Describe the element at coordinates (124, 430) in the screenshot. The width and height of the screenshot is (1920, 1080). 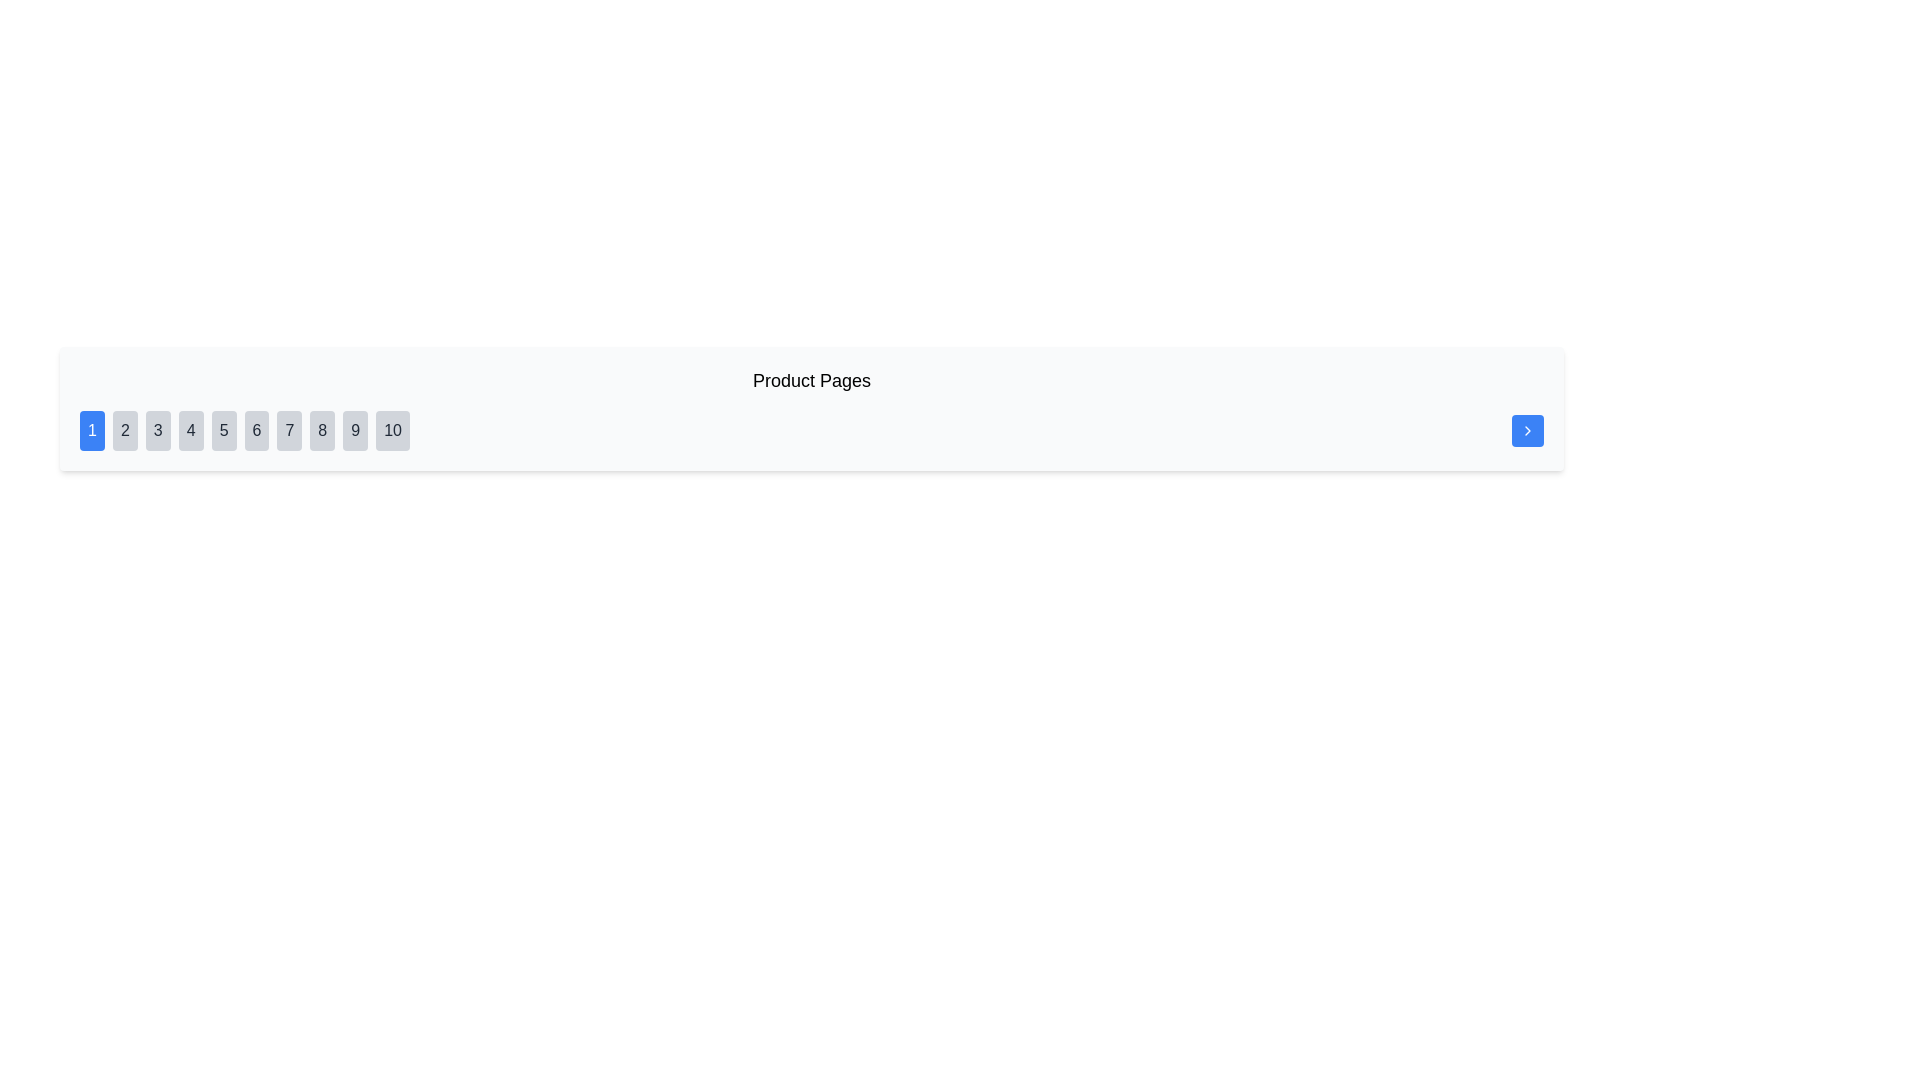
I see `the button labeled '2', which has a light gray background and black text, located in the center of the interface` at that location.